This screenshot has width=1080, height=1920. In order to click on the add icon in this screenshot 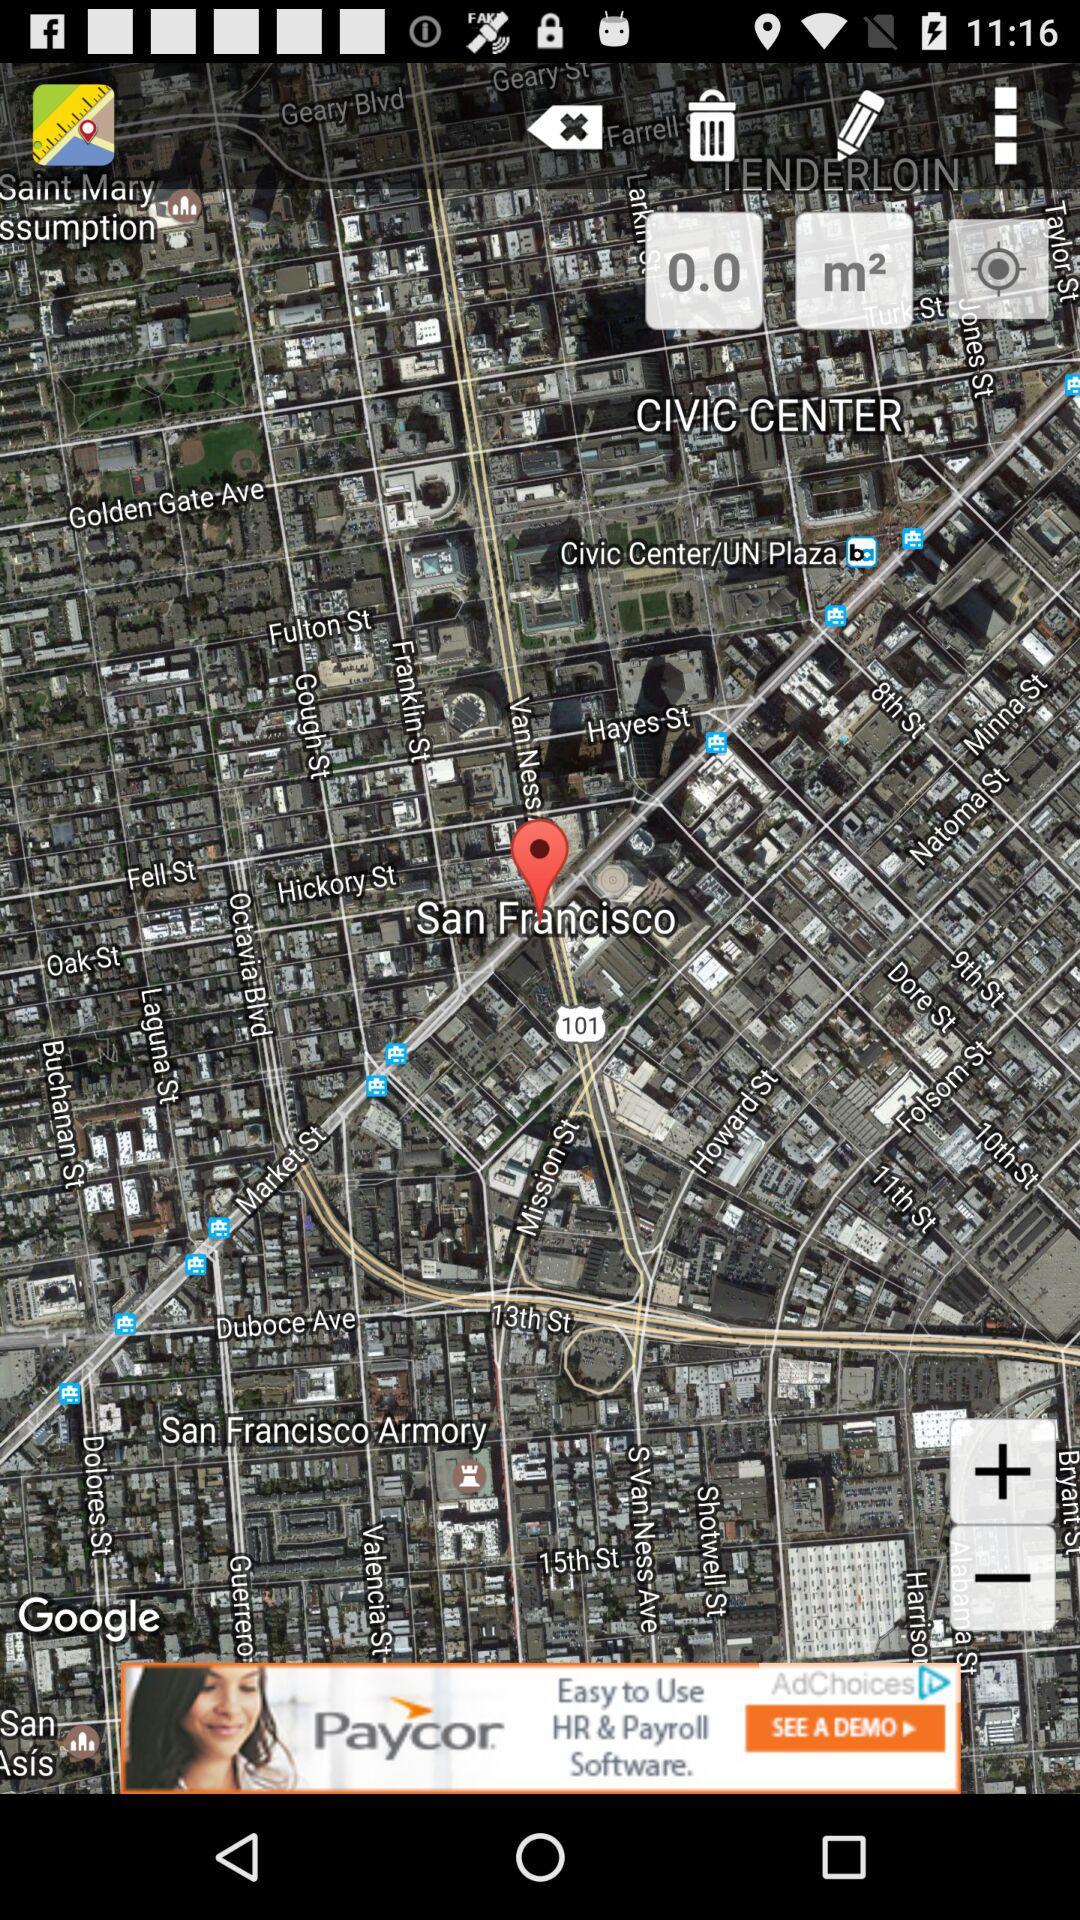, I will do `click(1002, 1573)`.